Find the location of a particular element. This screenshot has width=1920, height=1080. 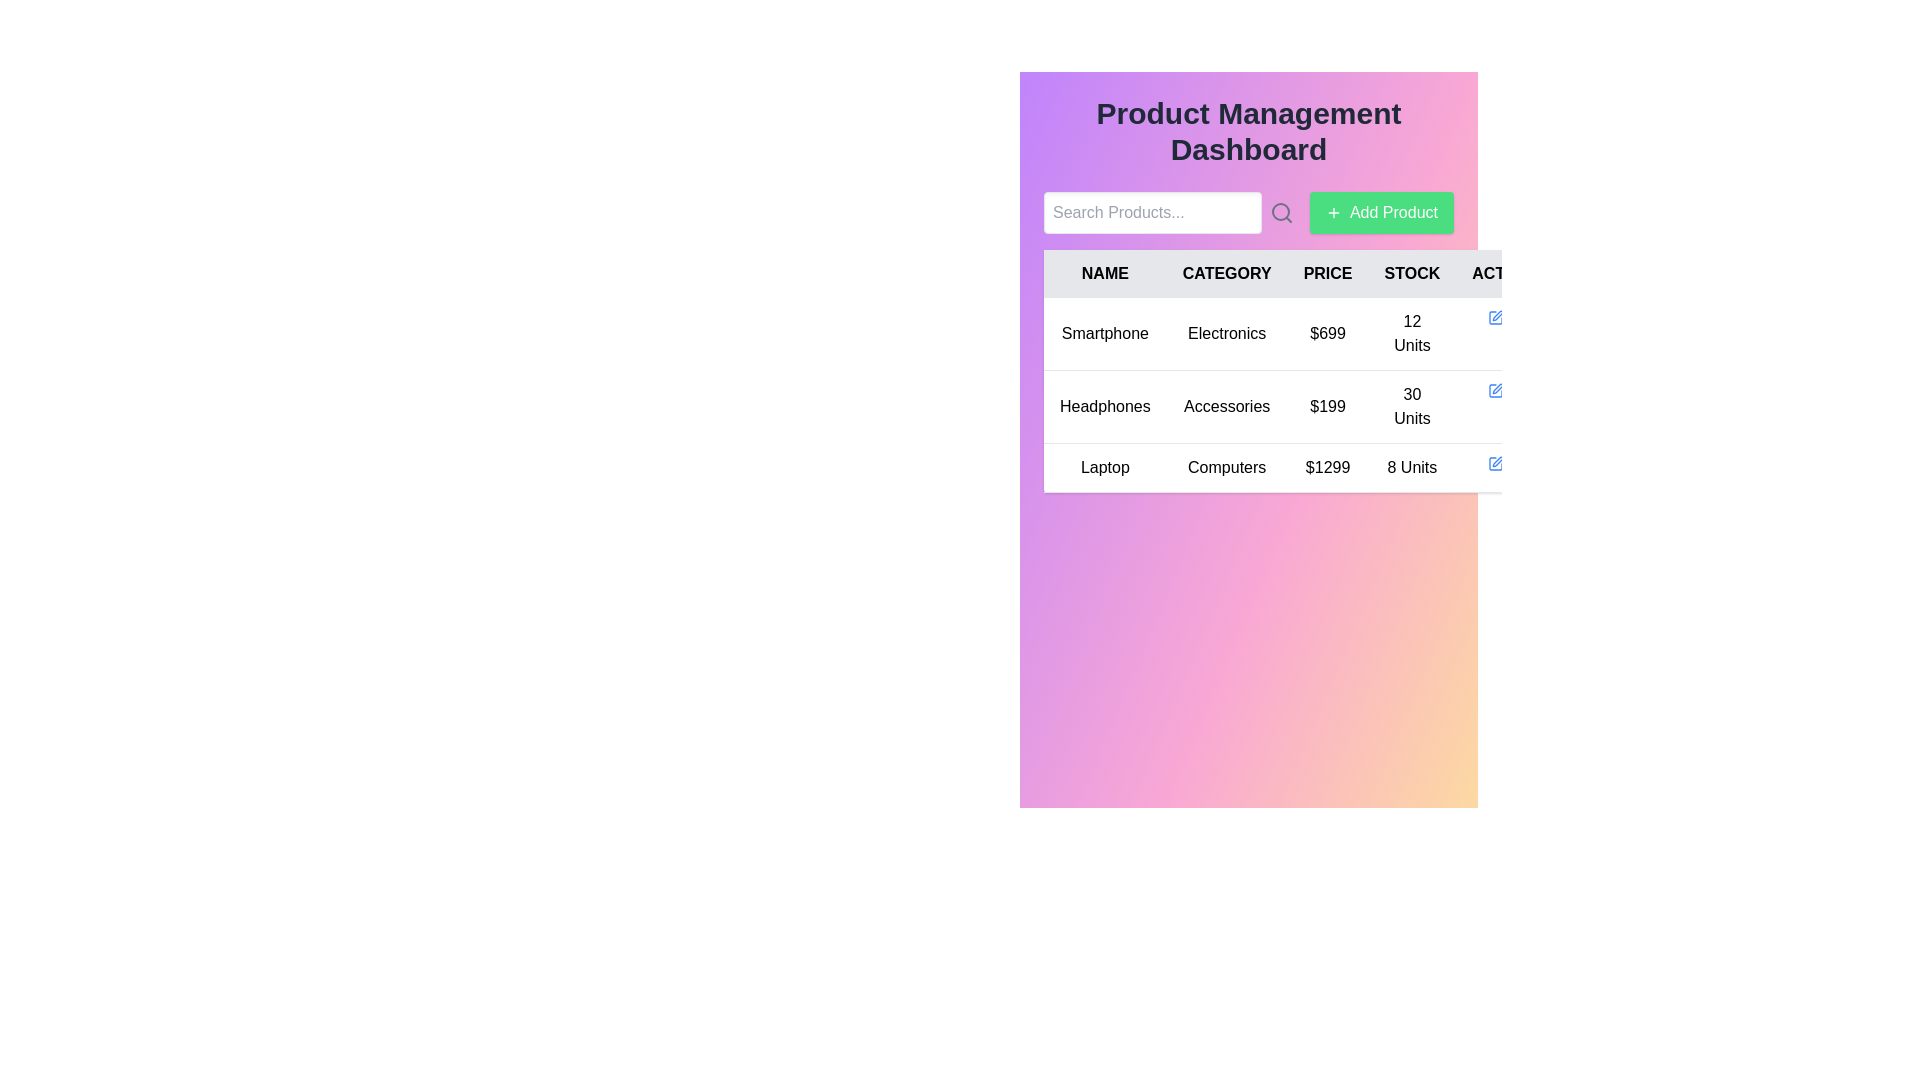

the text label element that reads 'CATEGORY', which is the second cell in the header row of a table with a gray background is located at coordinates (1226, 273).